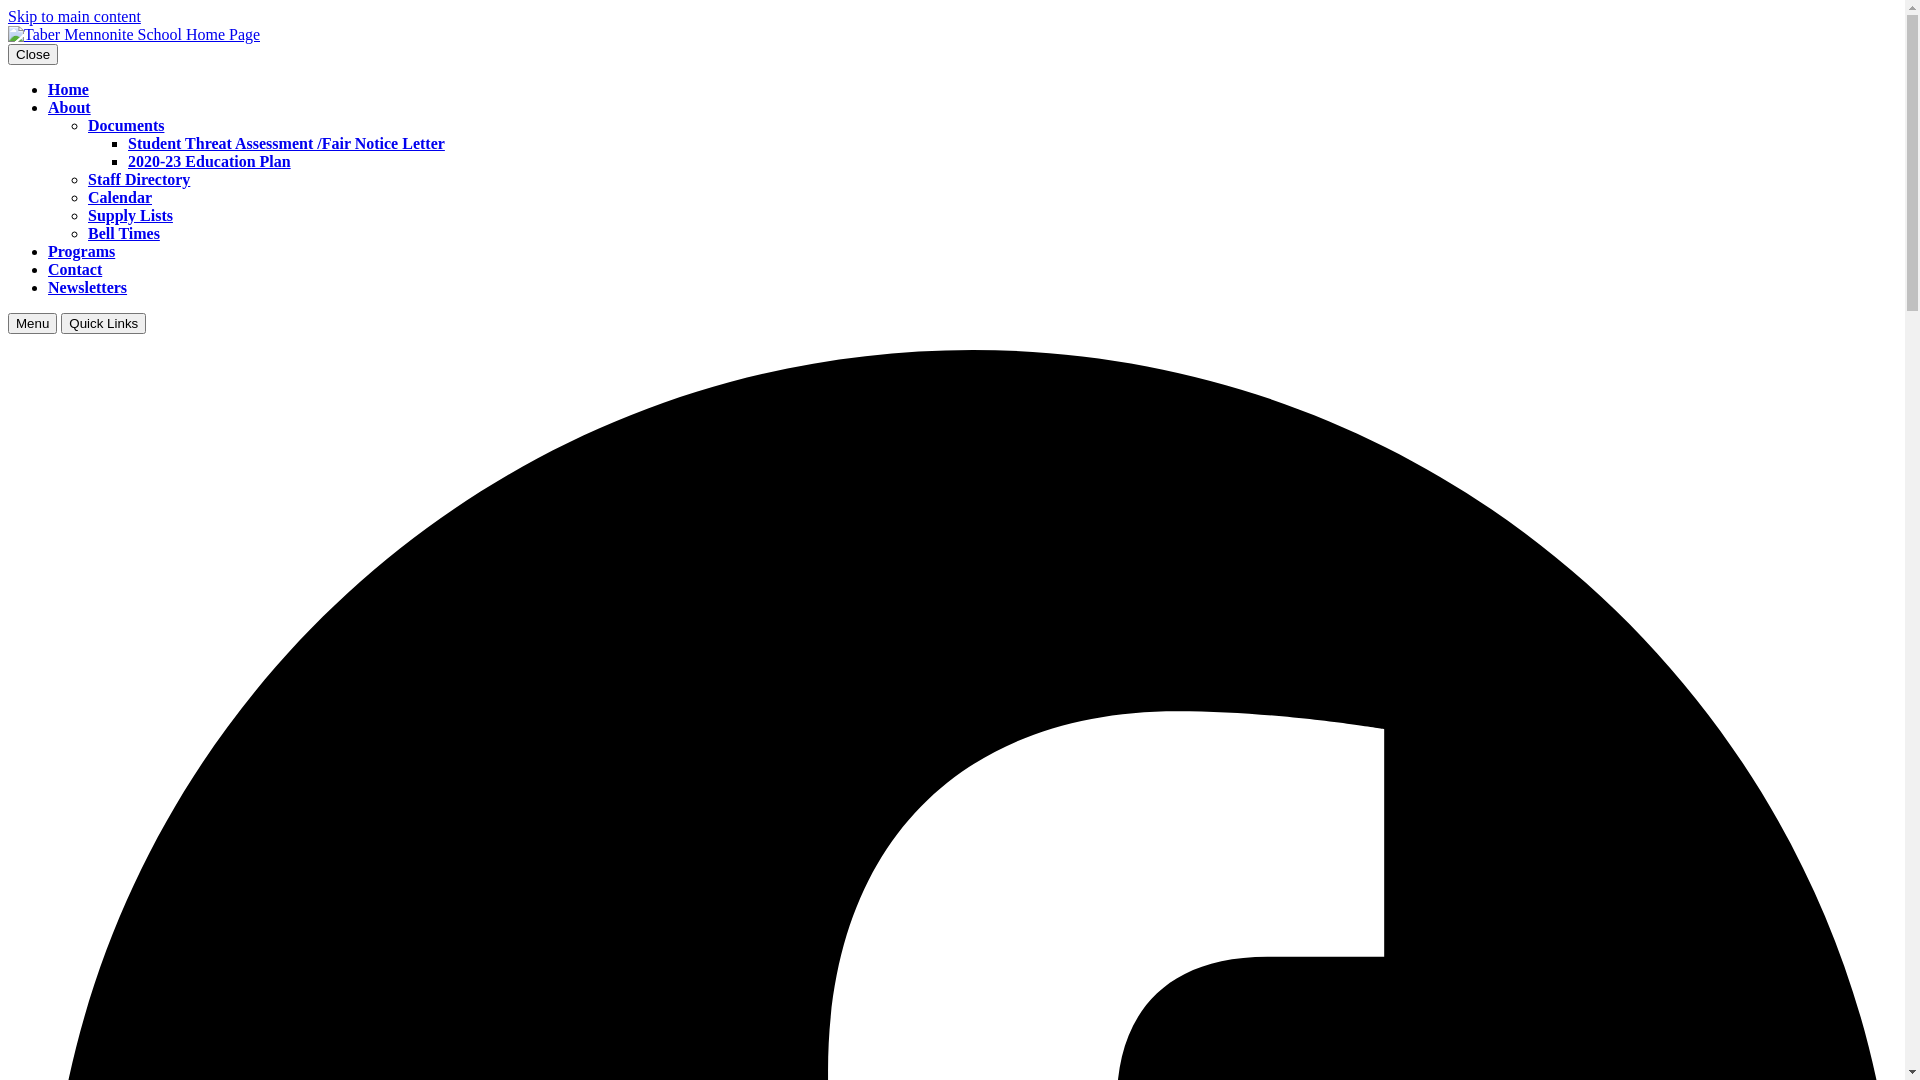 This screenshot has width=1920, height=1080. I want to click on 'Menu', so click(8, 322).